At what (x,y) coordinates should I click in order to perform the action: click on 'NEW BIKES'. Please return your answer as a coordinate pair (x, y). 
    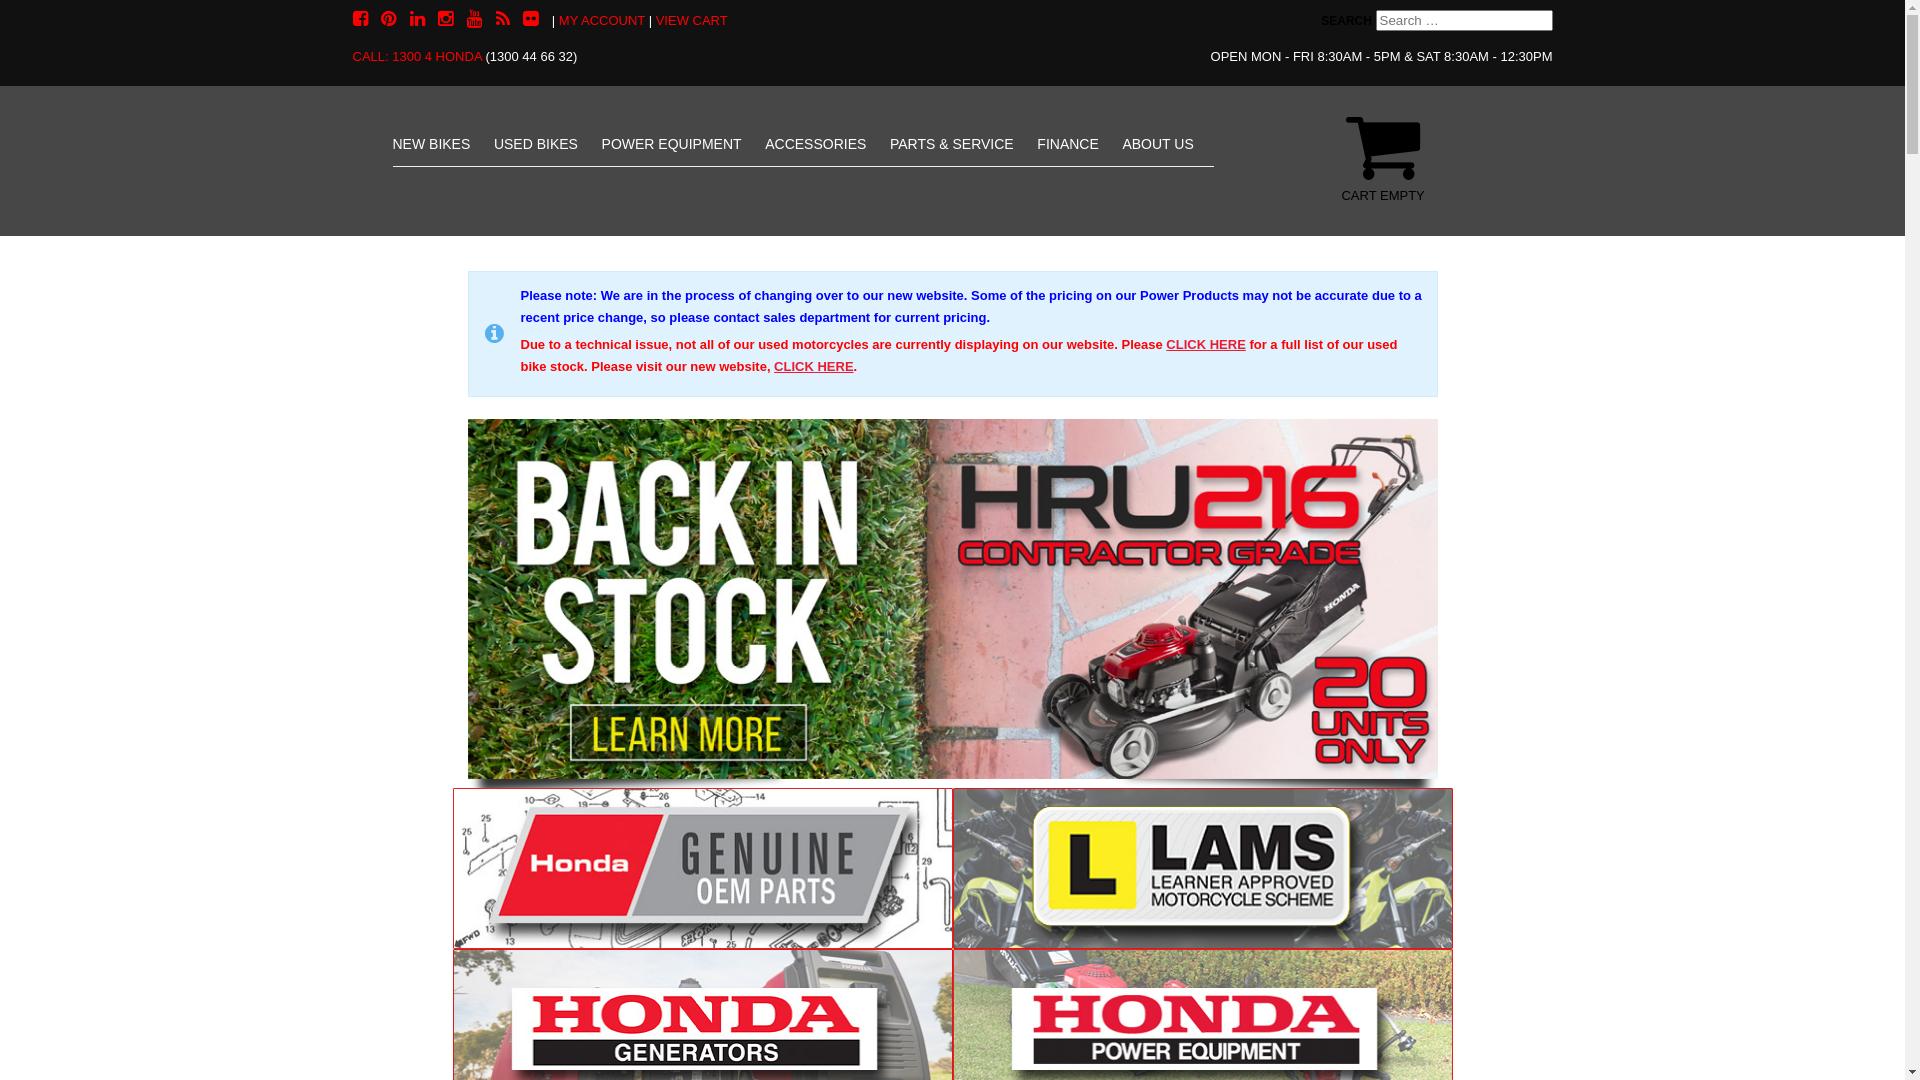
    Looking at the image, I should click on (430, 142).